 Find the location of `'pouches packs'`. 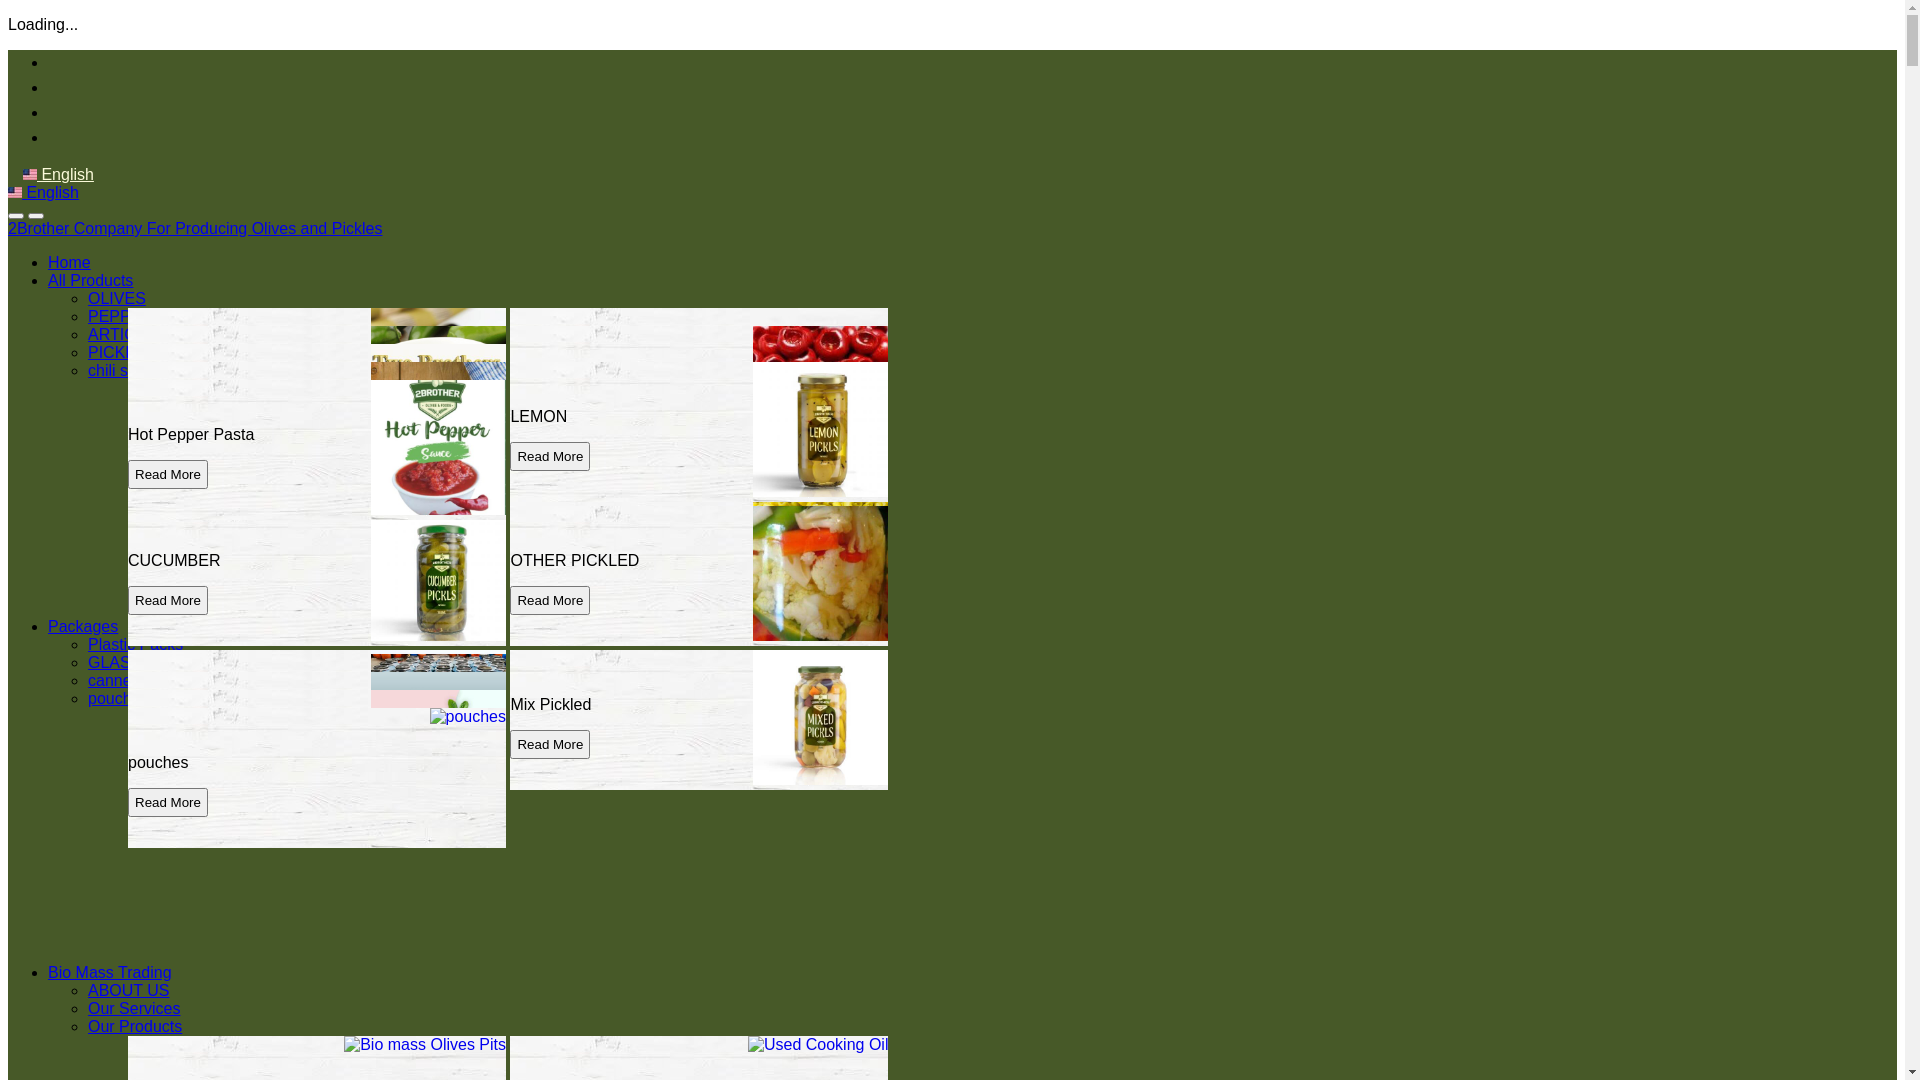

'pouches packs' is located at coordinates (140, 697).